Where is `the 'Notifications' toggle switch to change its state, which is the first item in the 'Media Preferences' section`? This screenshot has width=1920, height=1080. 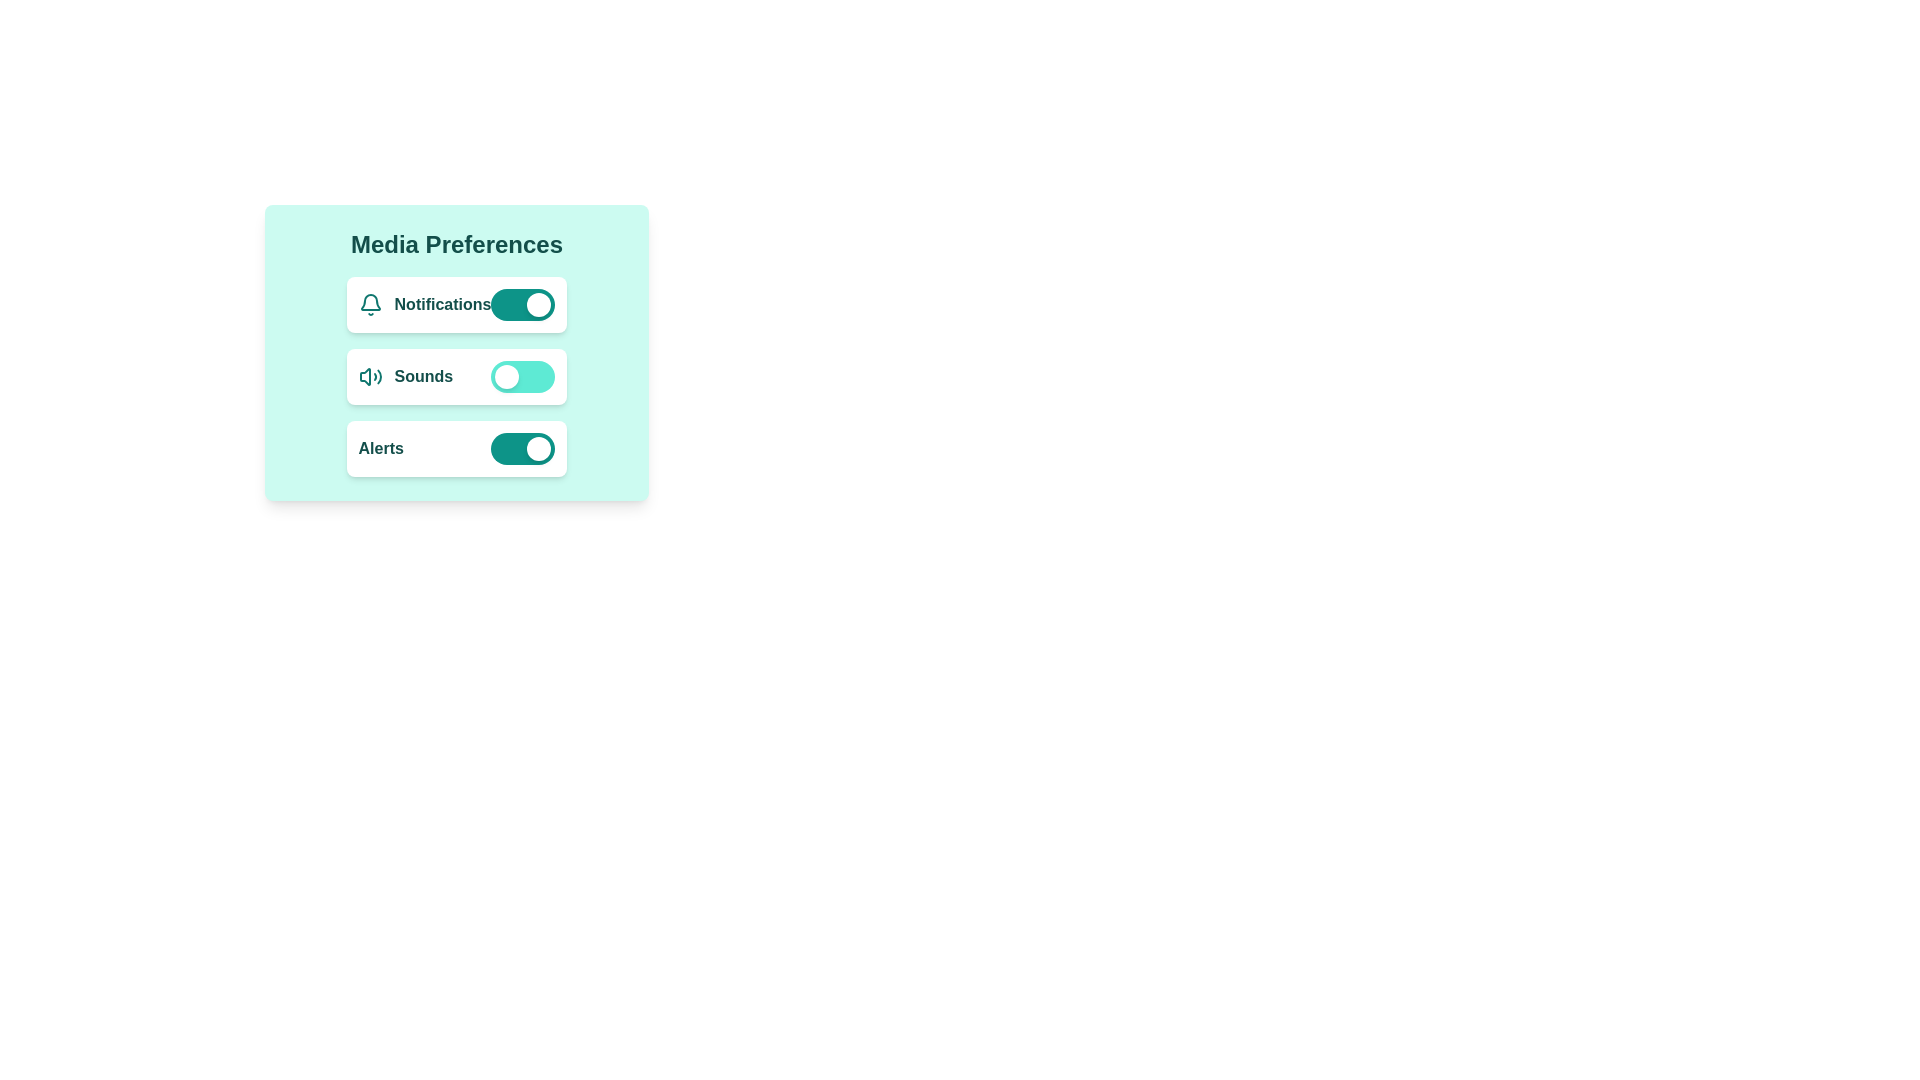
the 'Notifications' toggle switch to change its state, which is the first item in the 'Media Preferences' section is located at coordinates (455, 304).